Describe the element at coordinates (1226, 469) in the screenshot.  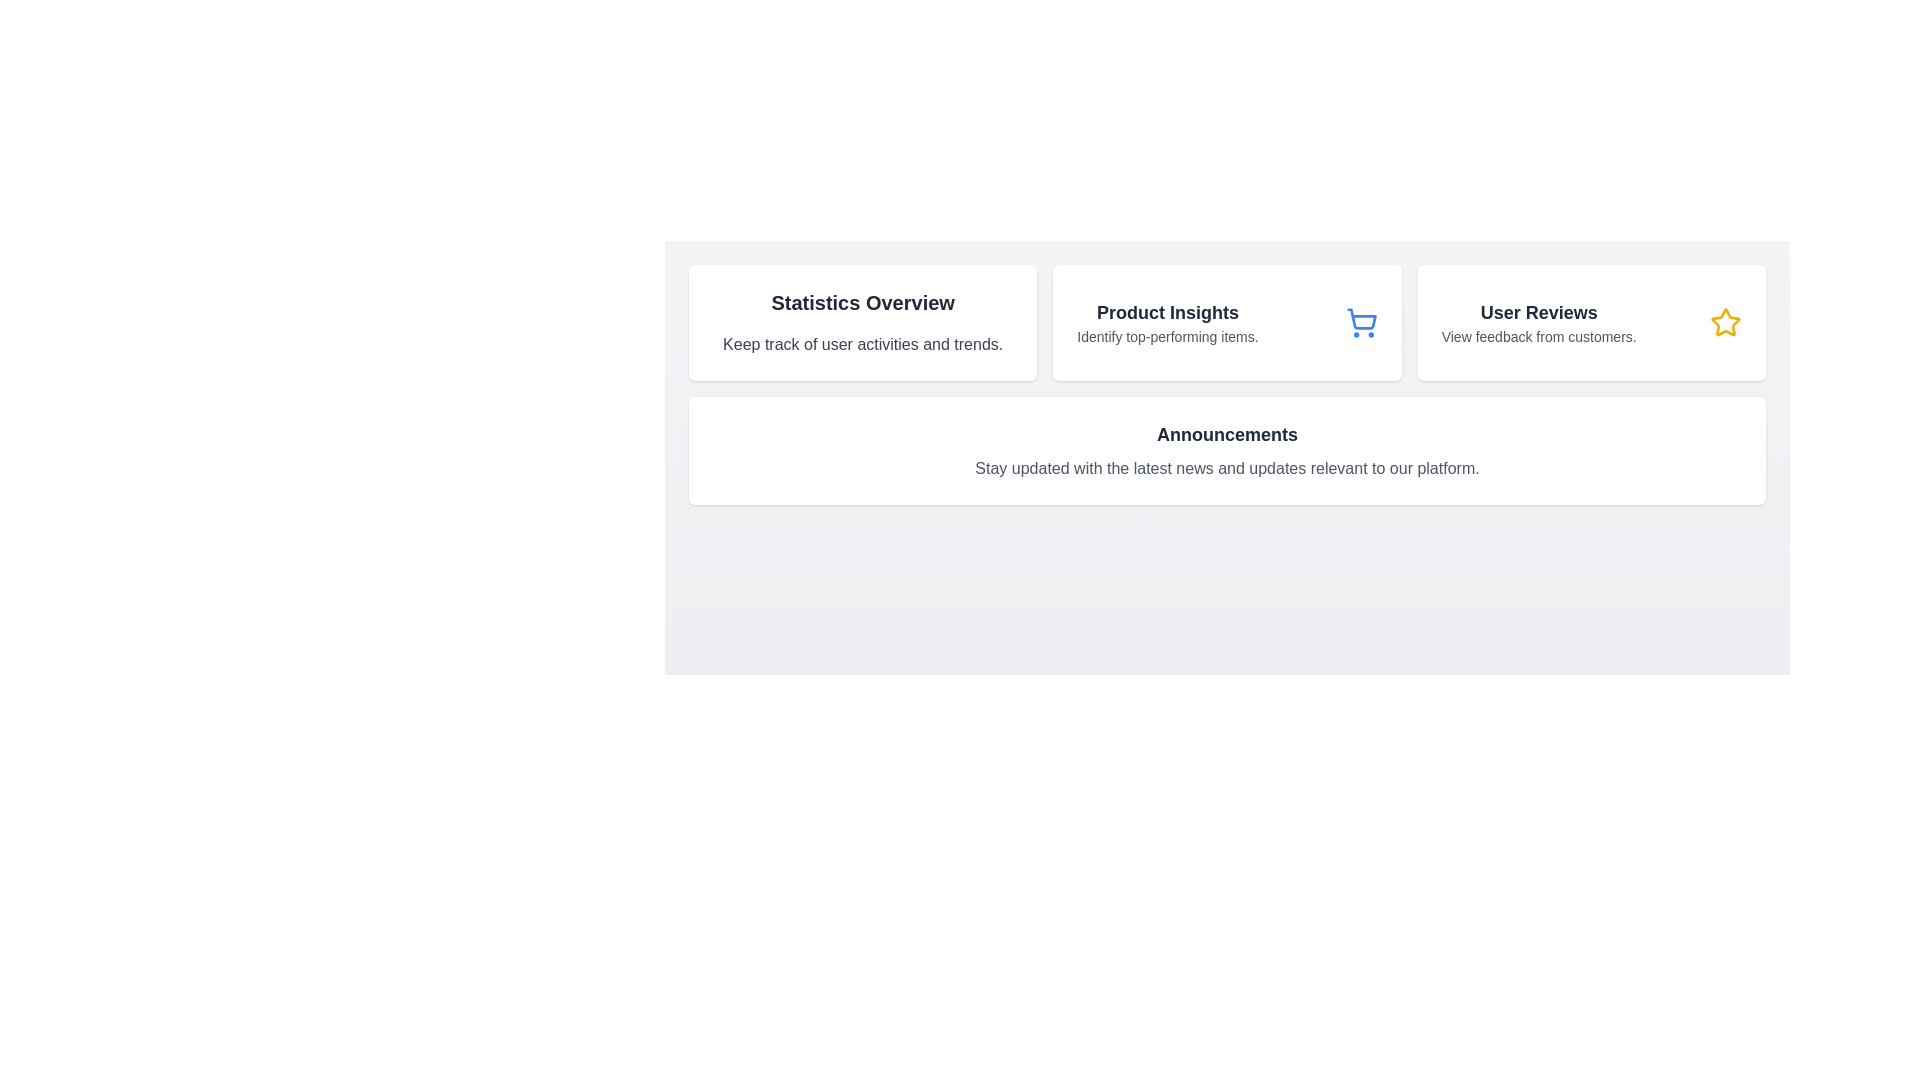
I see `static gray text located in the 'Announcements' section, directly below the bold header 'Announcements'` at that location.